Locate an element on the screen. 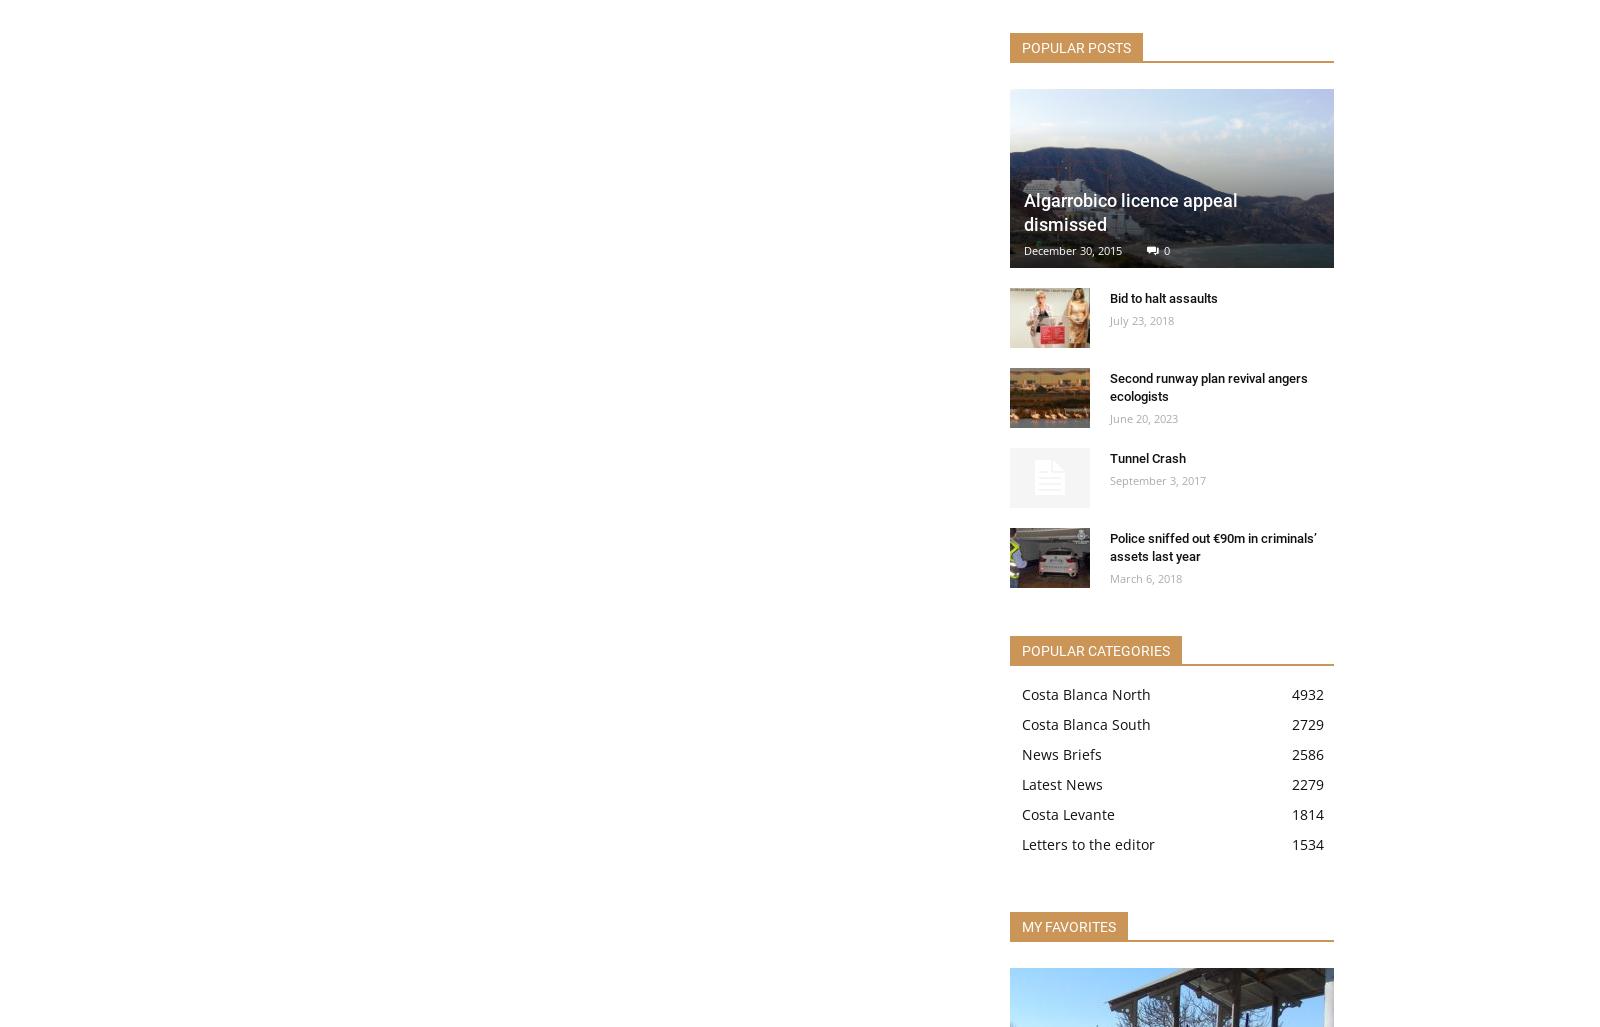 This screenshot has width=1600, height=1027. 'Costa Blanca North' is located at coordinates (1086, 694).